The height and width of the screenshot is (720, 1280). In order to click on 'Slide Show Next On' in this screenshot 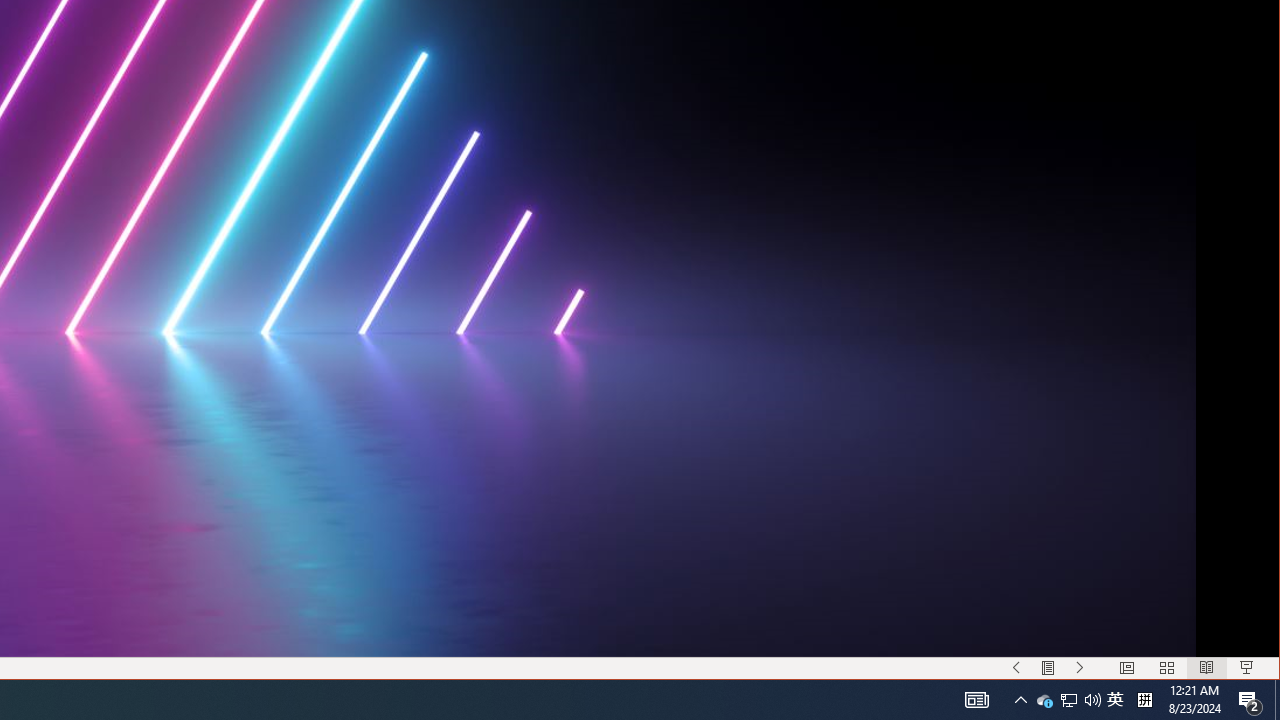, I will do `click(1079, 668)`.